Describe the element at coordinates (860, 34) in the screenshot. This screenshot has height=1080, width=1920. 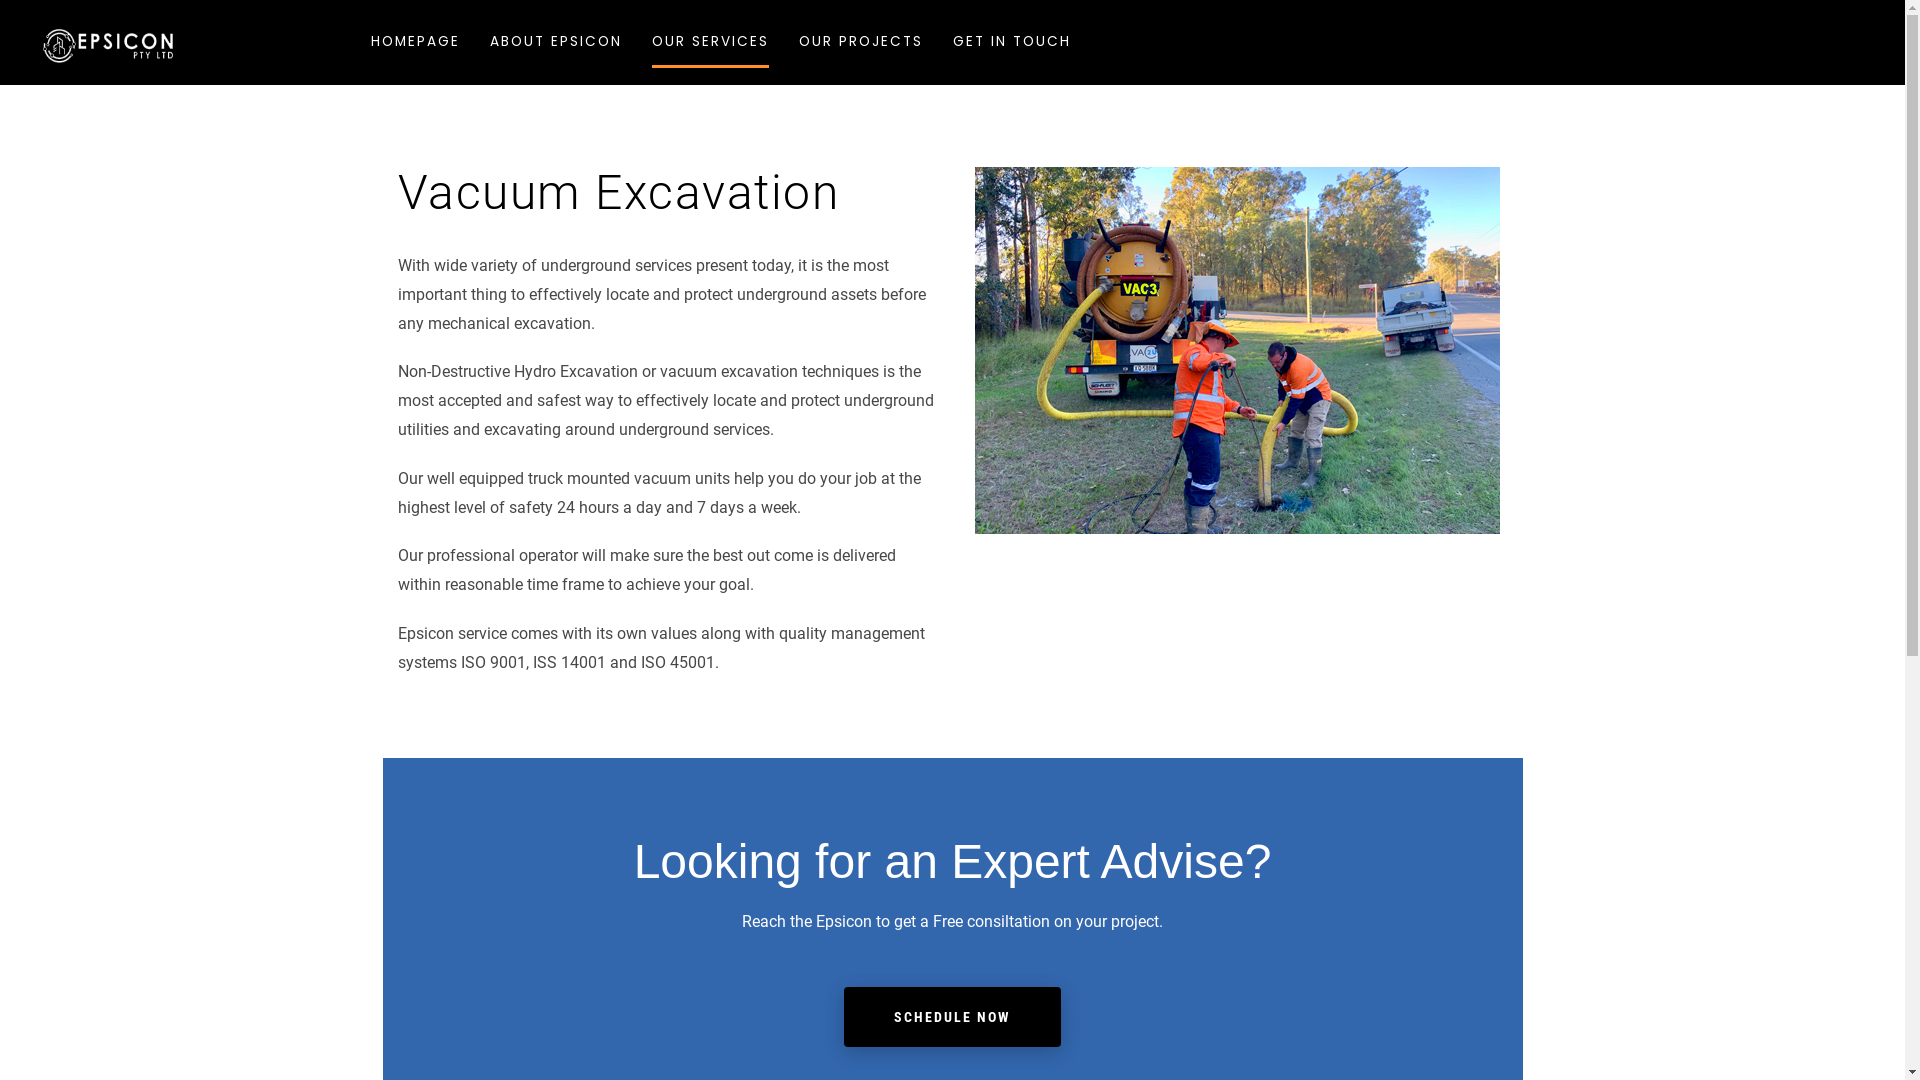
I see `'OUR PROJECTS'` at that location.